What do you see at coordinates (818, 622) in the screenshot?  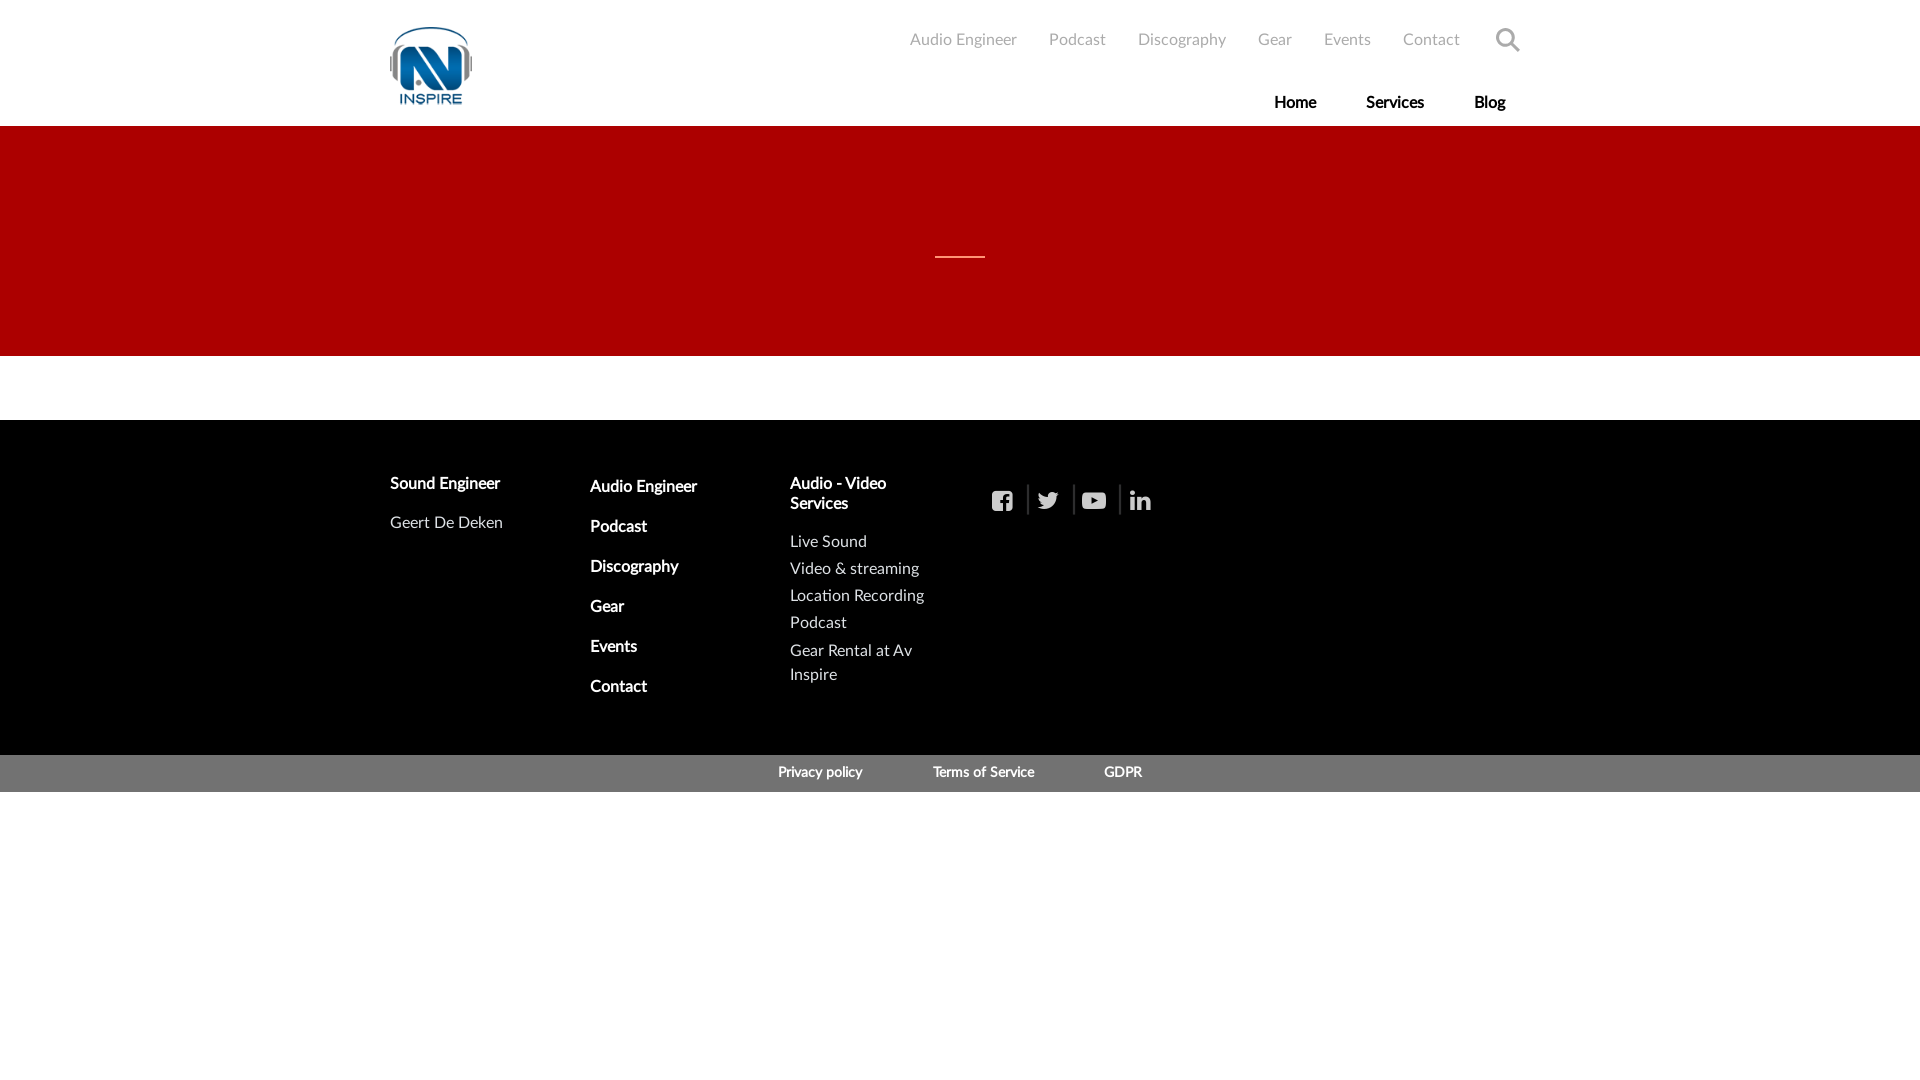 I see `'Podcast'` at bounding box center [818, 622].